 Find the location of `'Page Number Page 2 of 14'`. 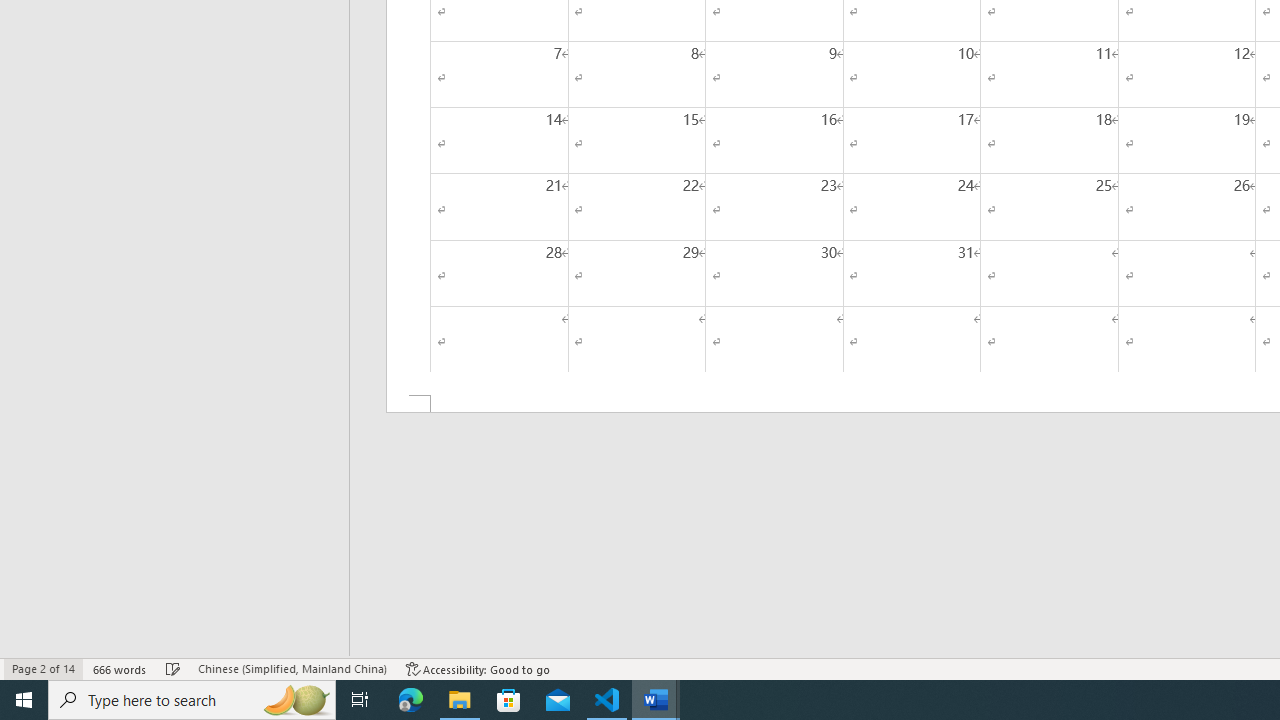

'Page Number Page 2 of 14' is located at coordinates (43, 669).